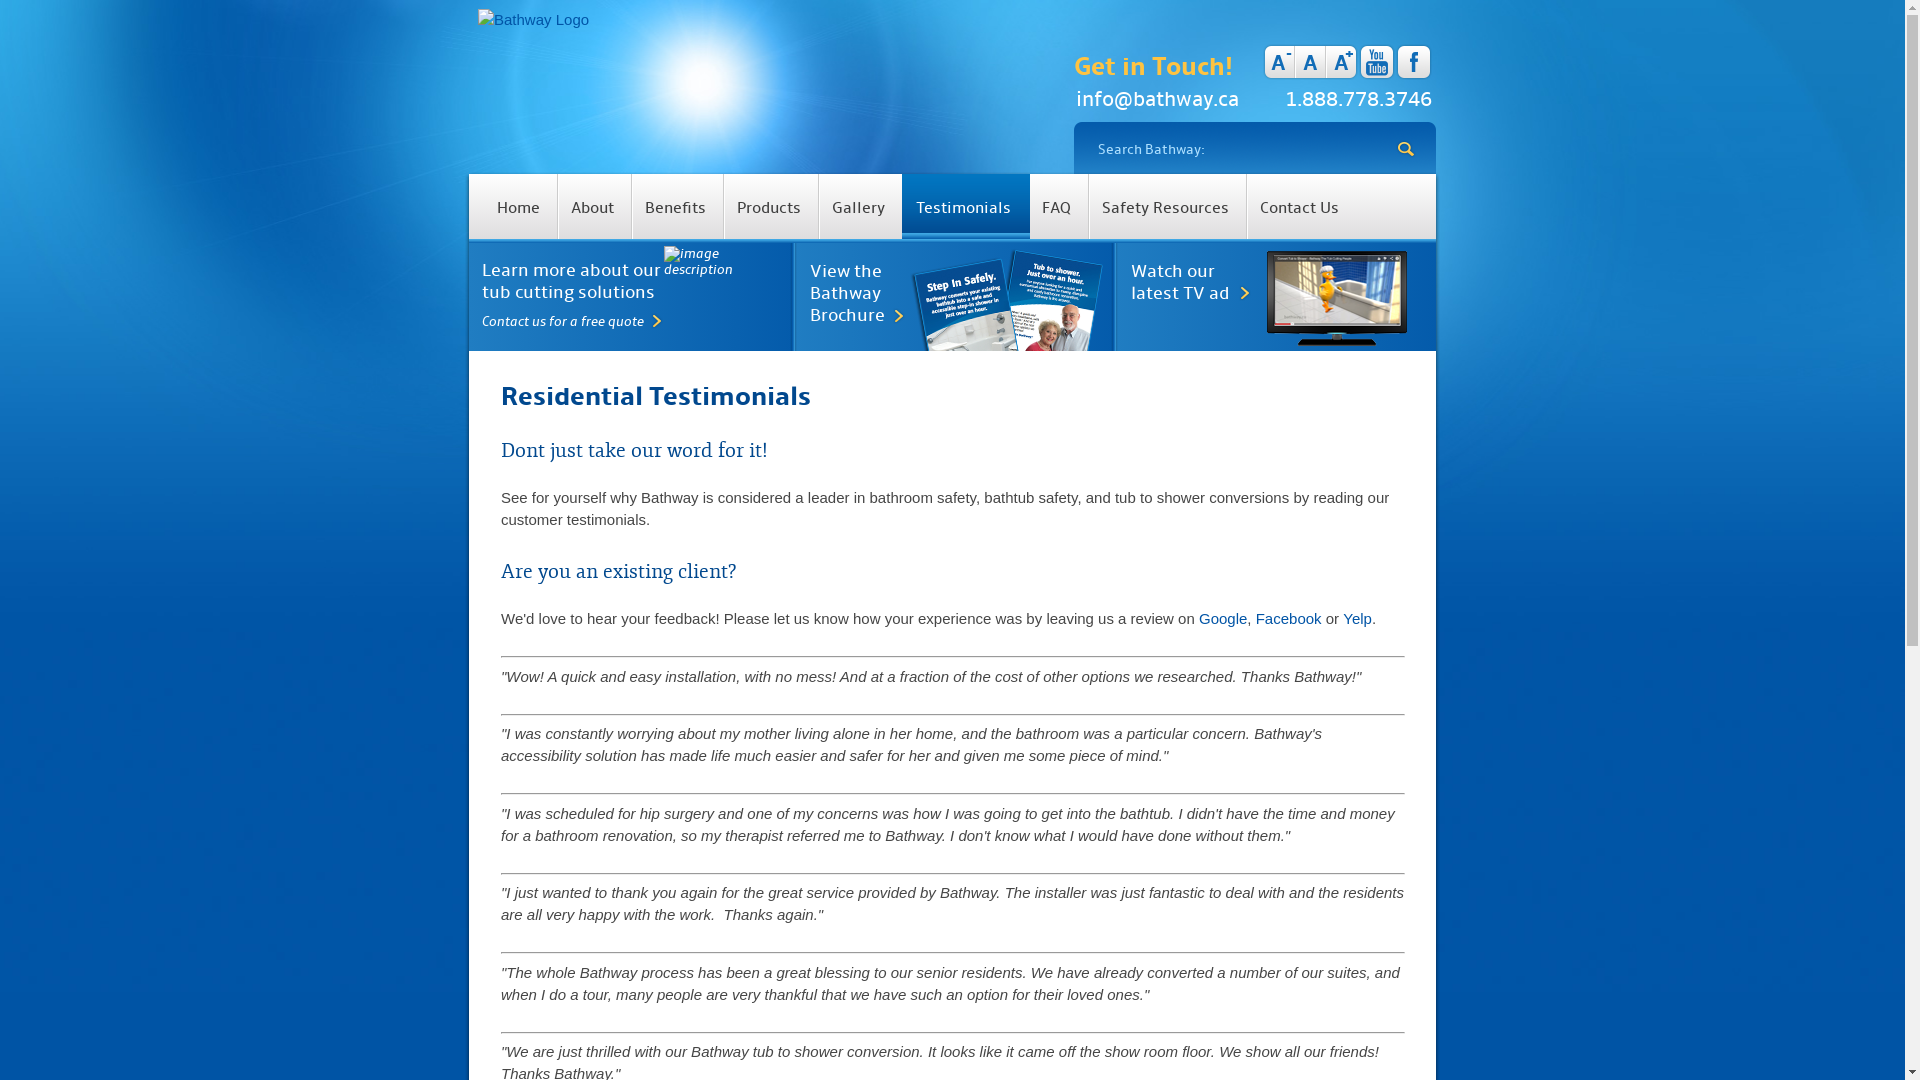  I want to click on 'A', so click(1310, 60).